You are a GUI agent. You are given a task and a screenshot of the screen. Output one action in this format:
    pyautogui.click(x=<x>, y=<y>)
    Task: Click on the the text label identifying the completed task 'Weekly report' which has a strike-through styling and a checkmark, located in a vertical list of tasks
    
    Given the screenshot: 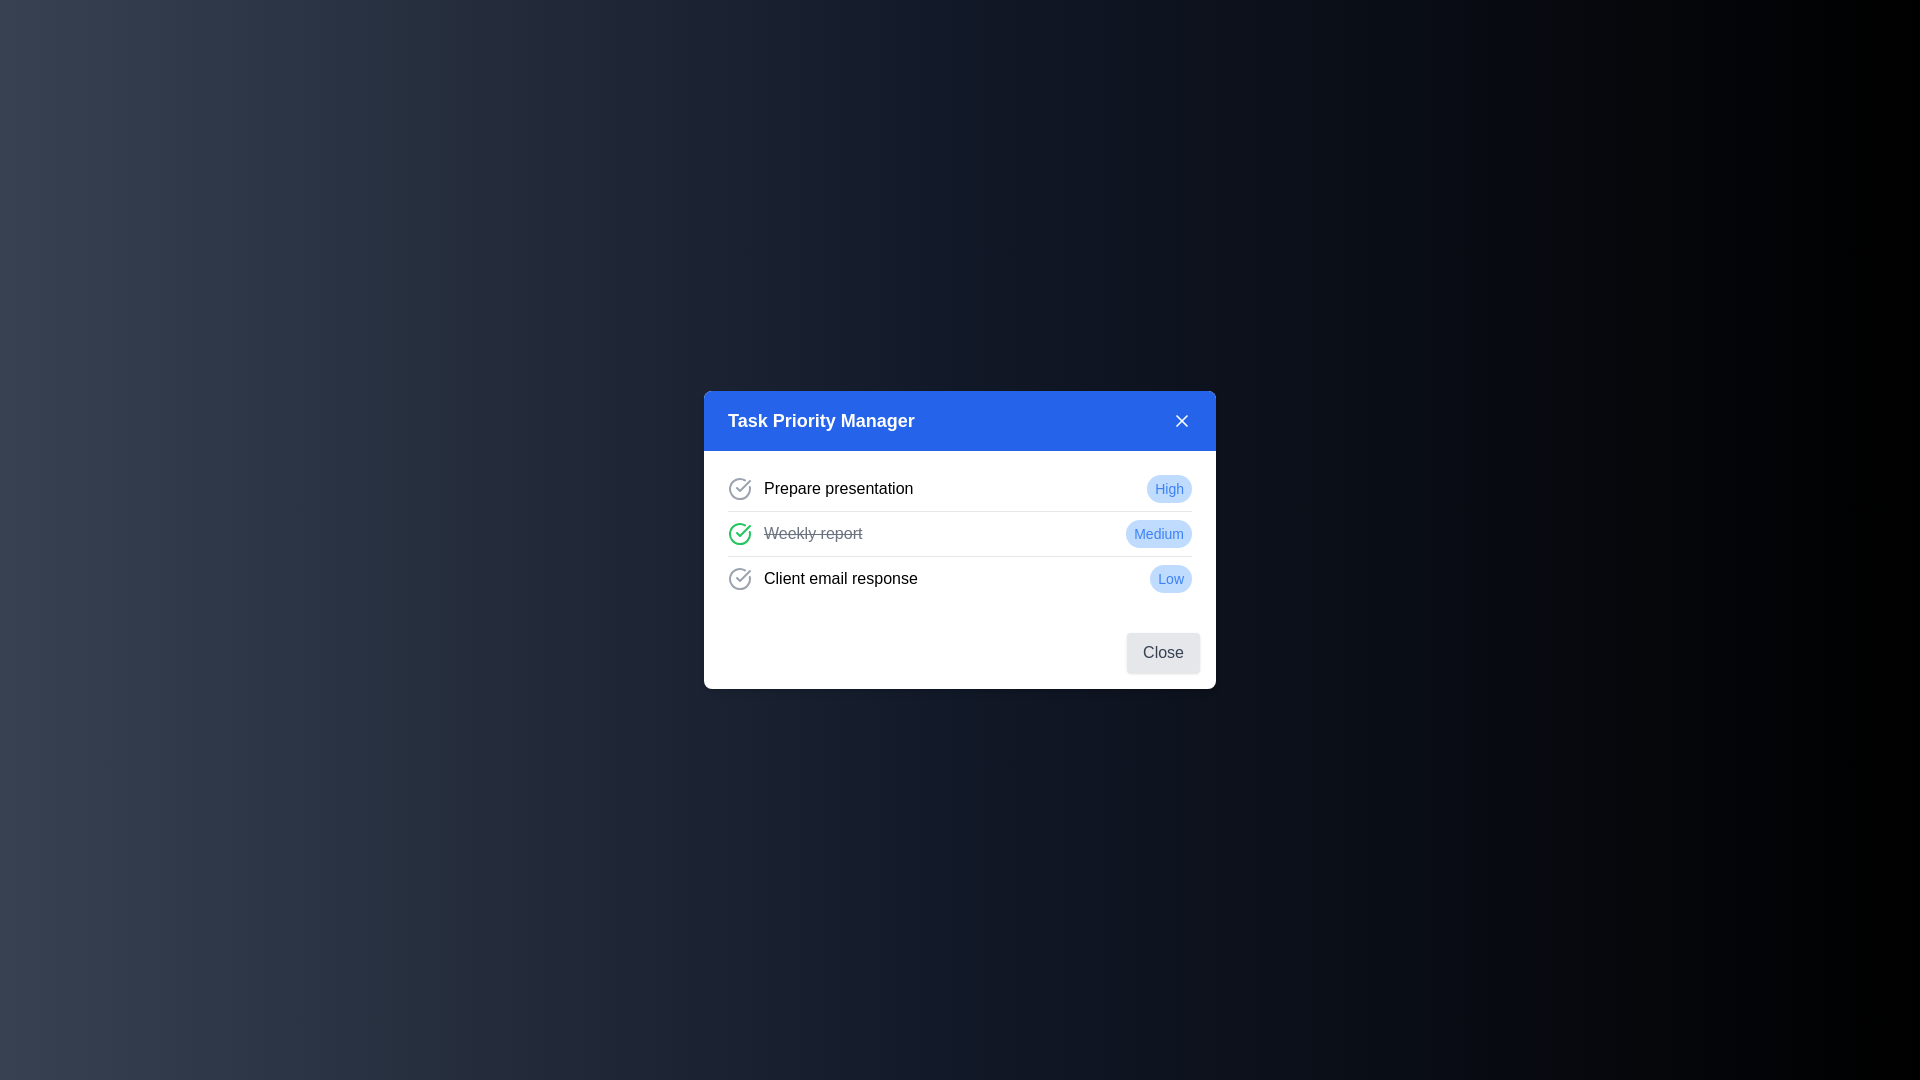 What is the action you would take?
    pyautogui.click(x=794, y=532)
    